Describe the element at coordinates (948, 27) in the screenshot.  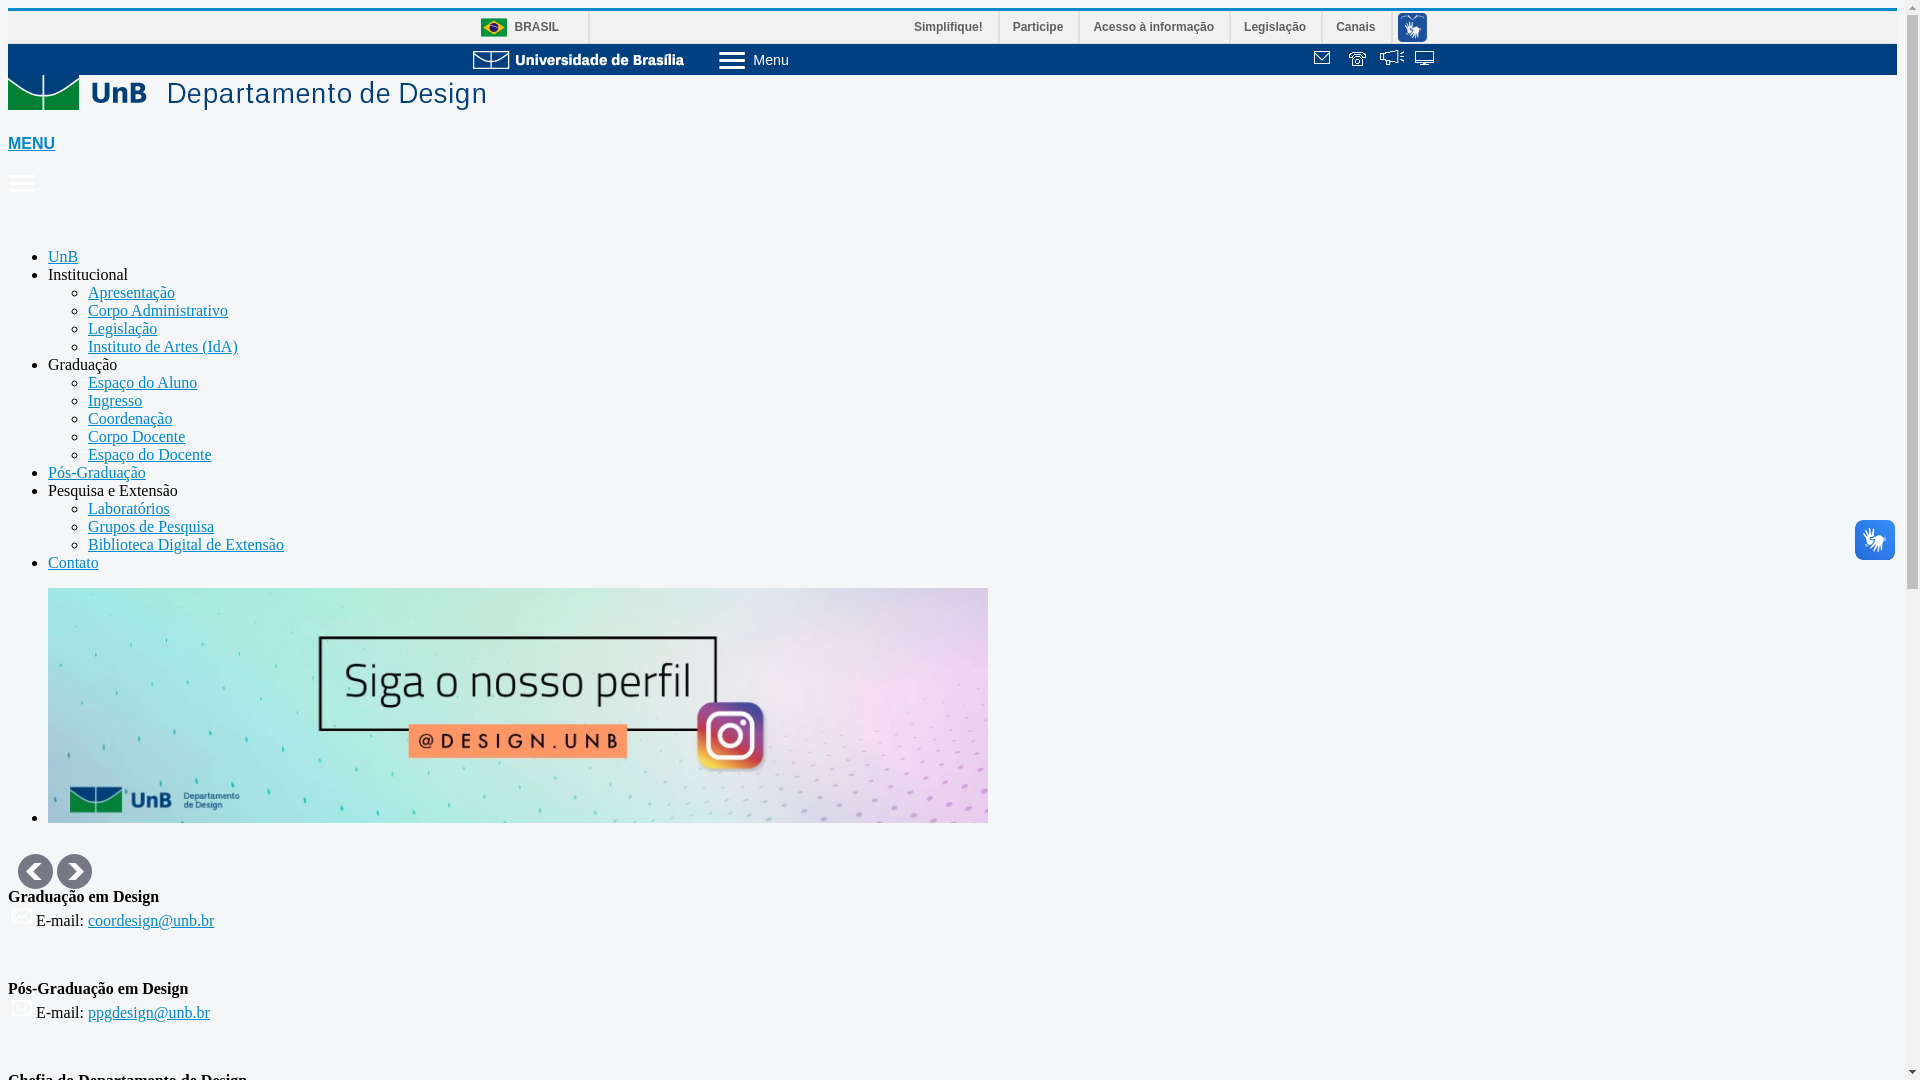
I see `'Simplifique!'` at that location.